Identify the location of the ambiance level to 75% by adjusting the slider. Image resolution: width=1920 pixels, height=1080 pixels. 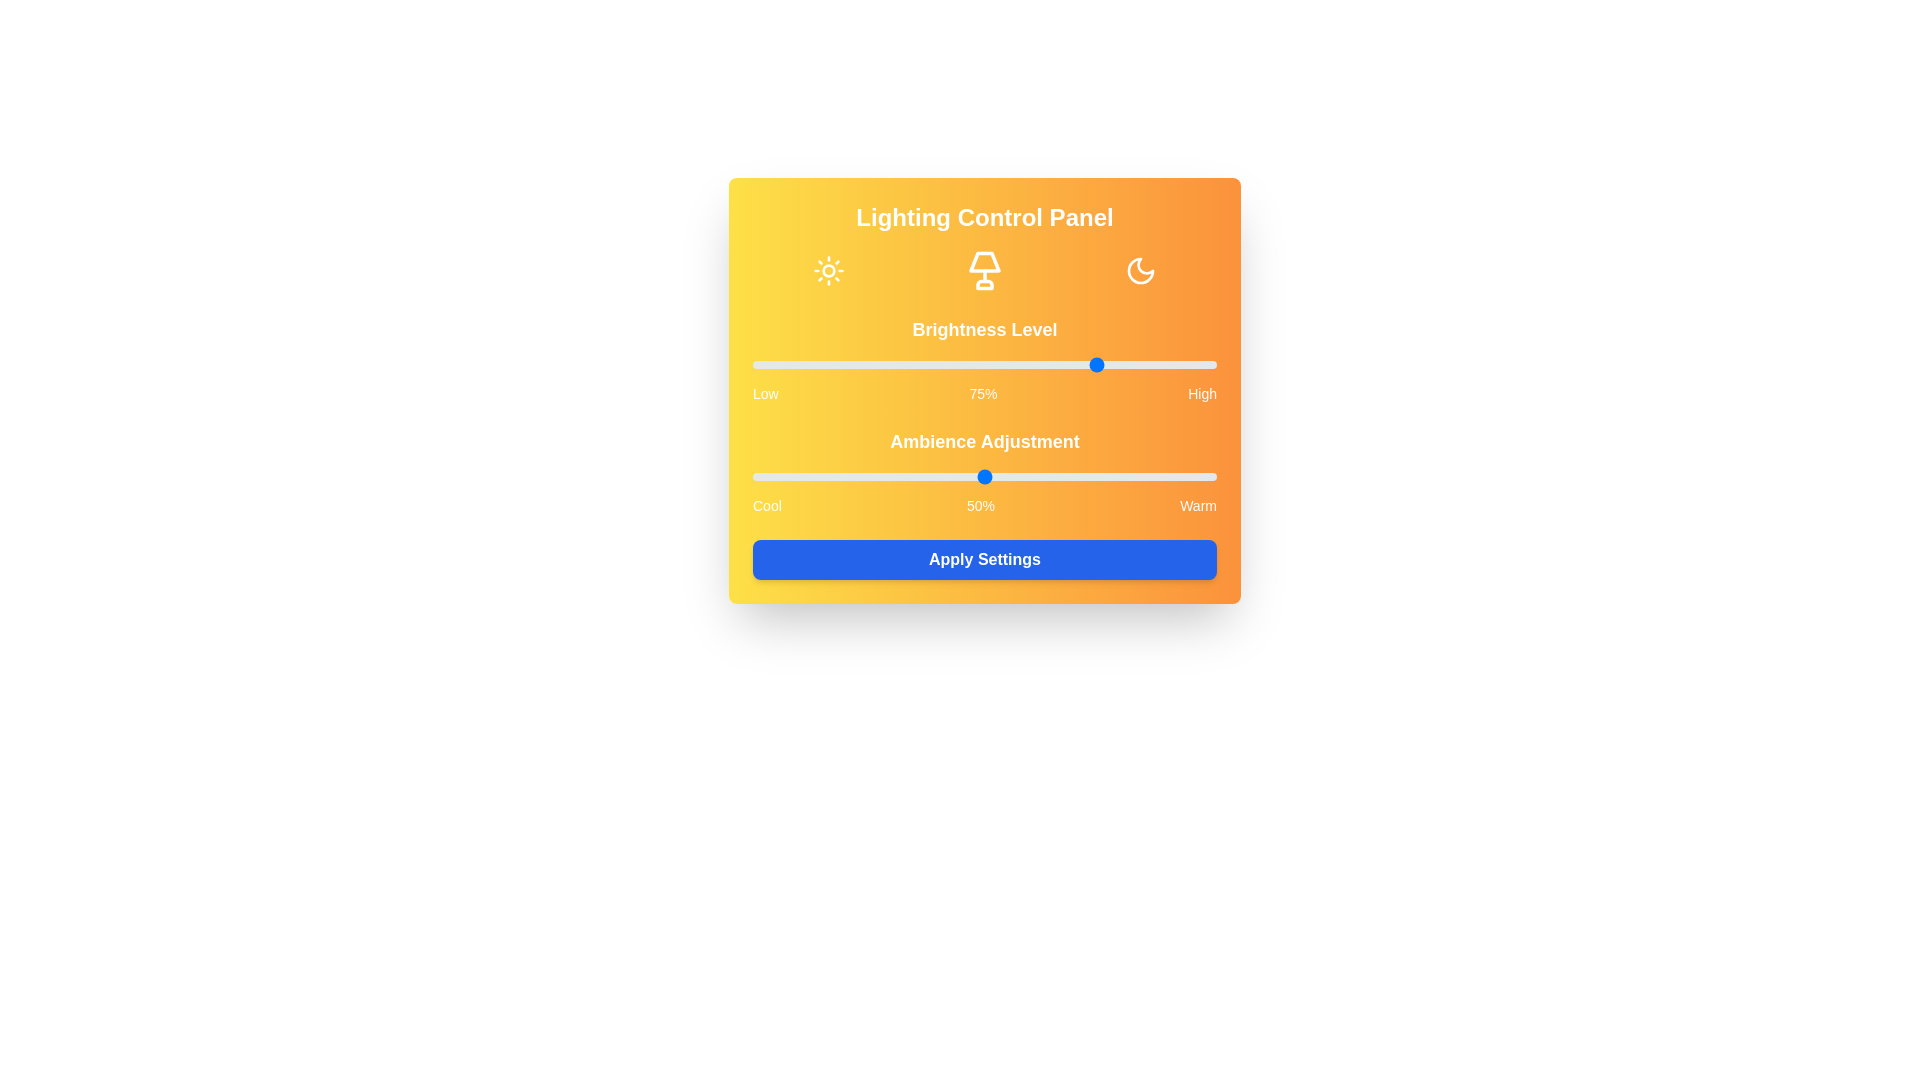
(1099, 477).